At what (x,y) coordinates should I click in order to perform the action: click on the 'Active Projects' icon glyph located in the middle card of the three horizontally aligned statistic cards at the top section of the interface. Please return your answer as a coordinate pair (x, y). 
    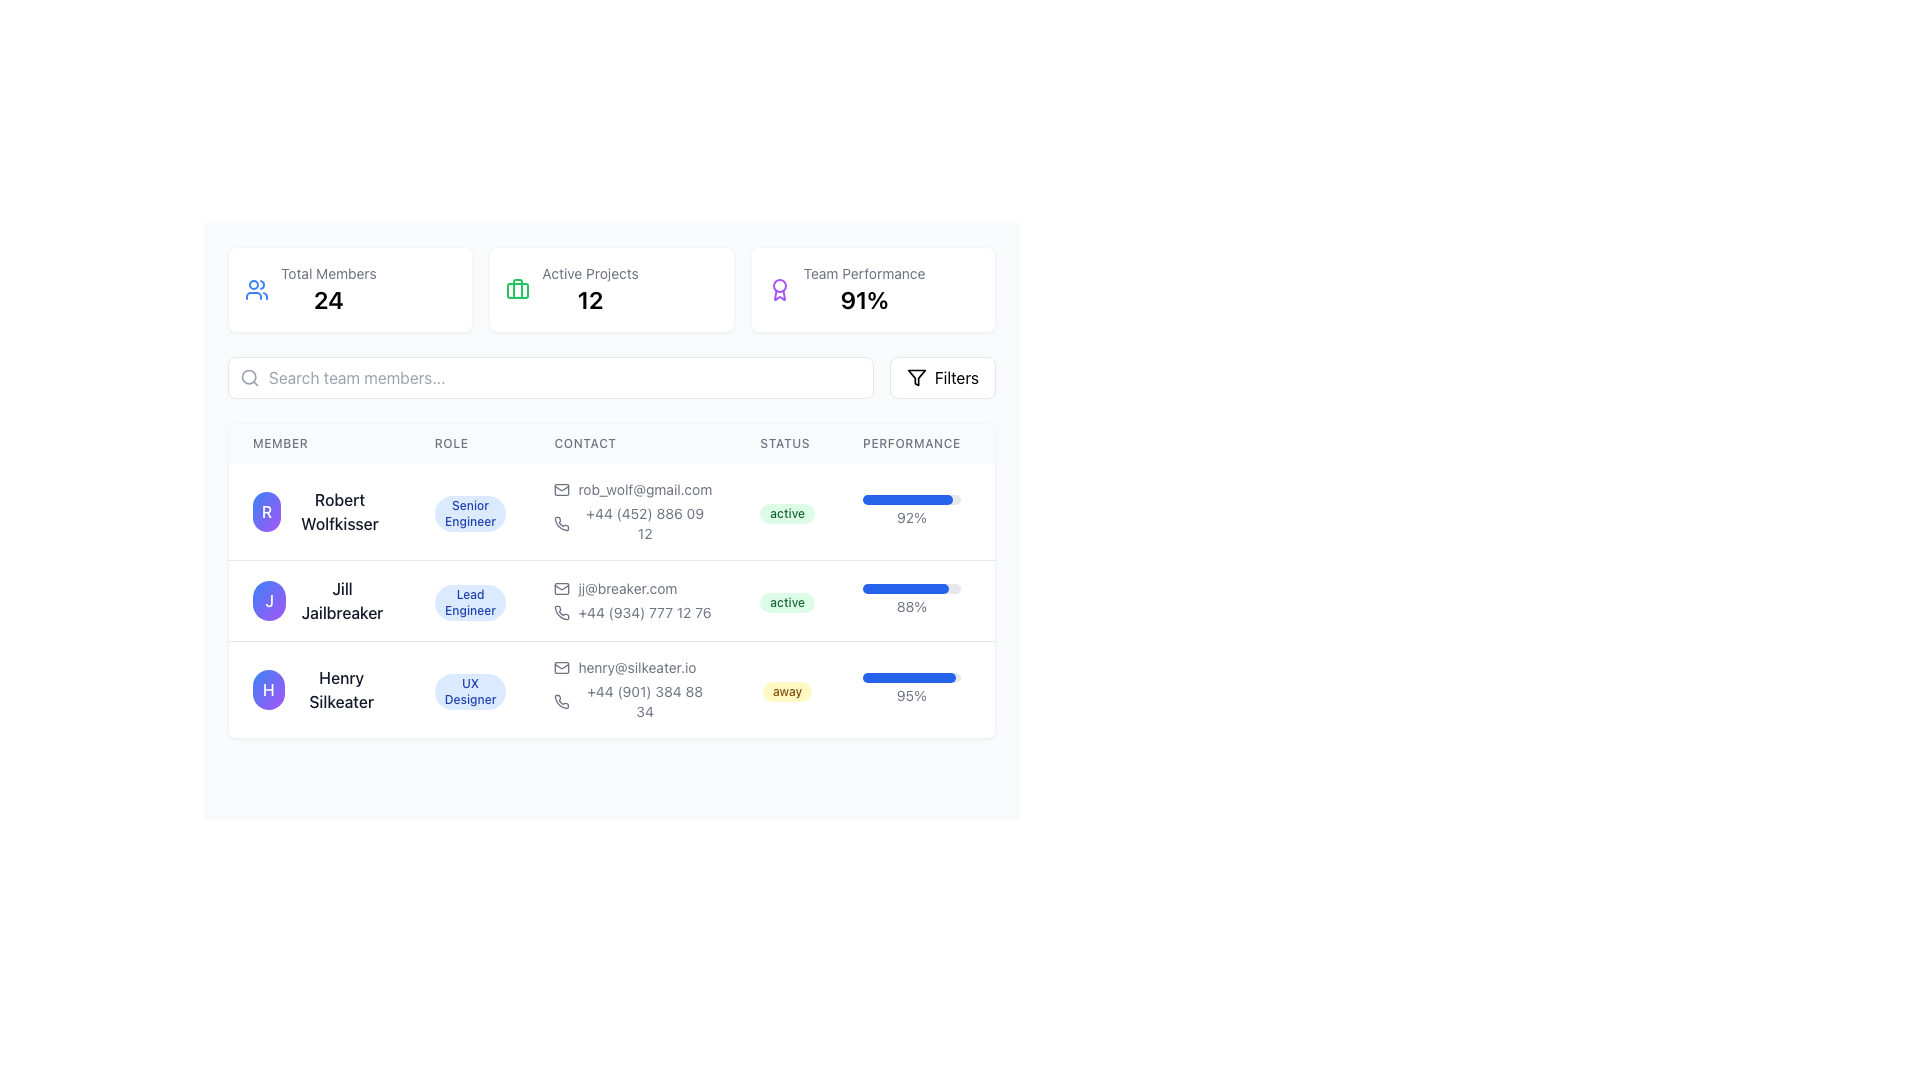
    Looking at the image, I should click on (518, 290).